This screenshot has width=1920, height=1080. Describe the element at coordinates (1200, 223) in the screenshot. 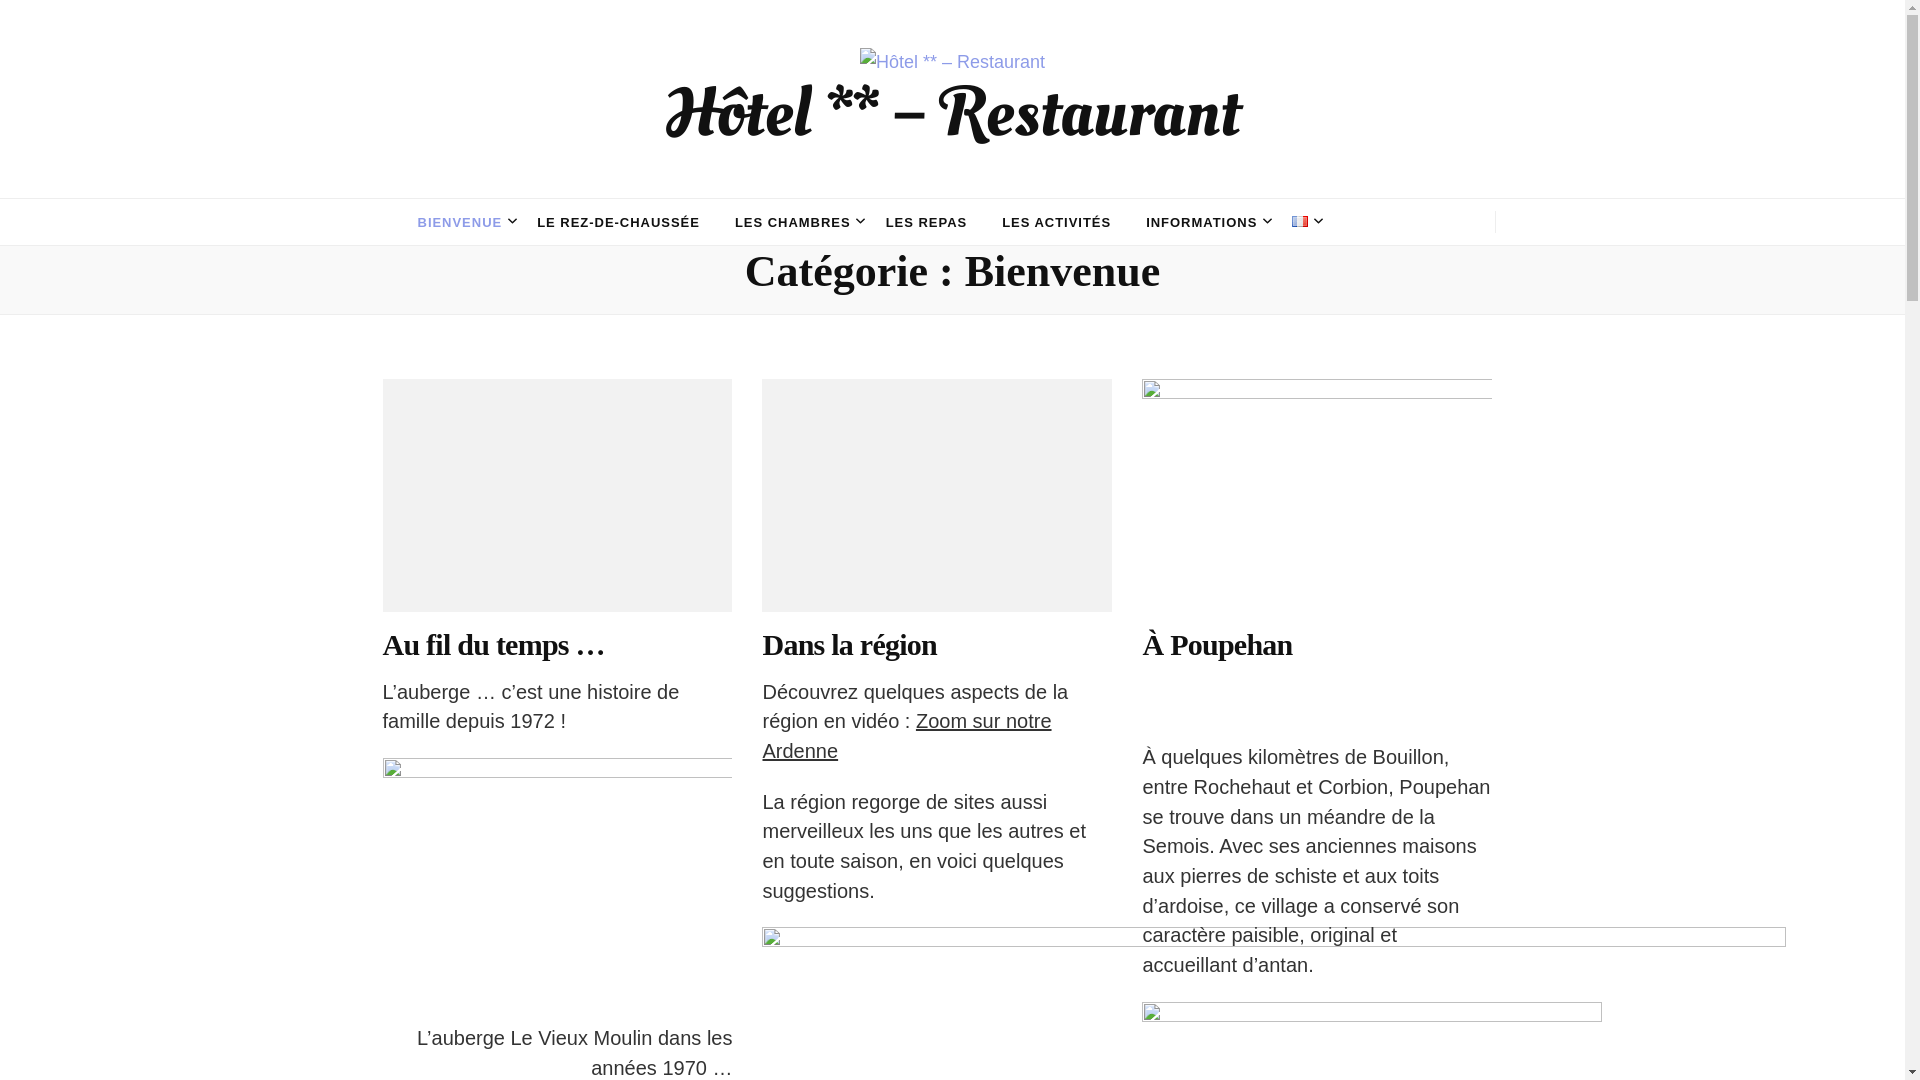

I see `'INFORMATIONS'` at that location.